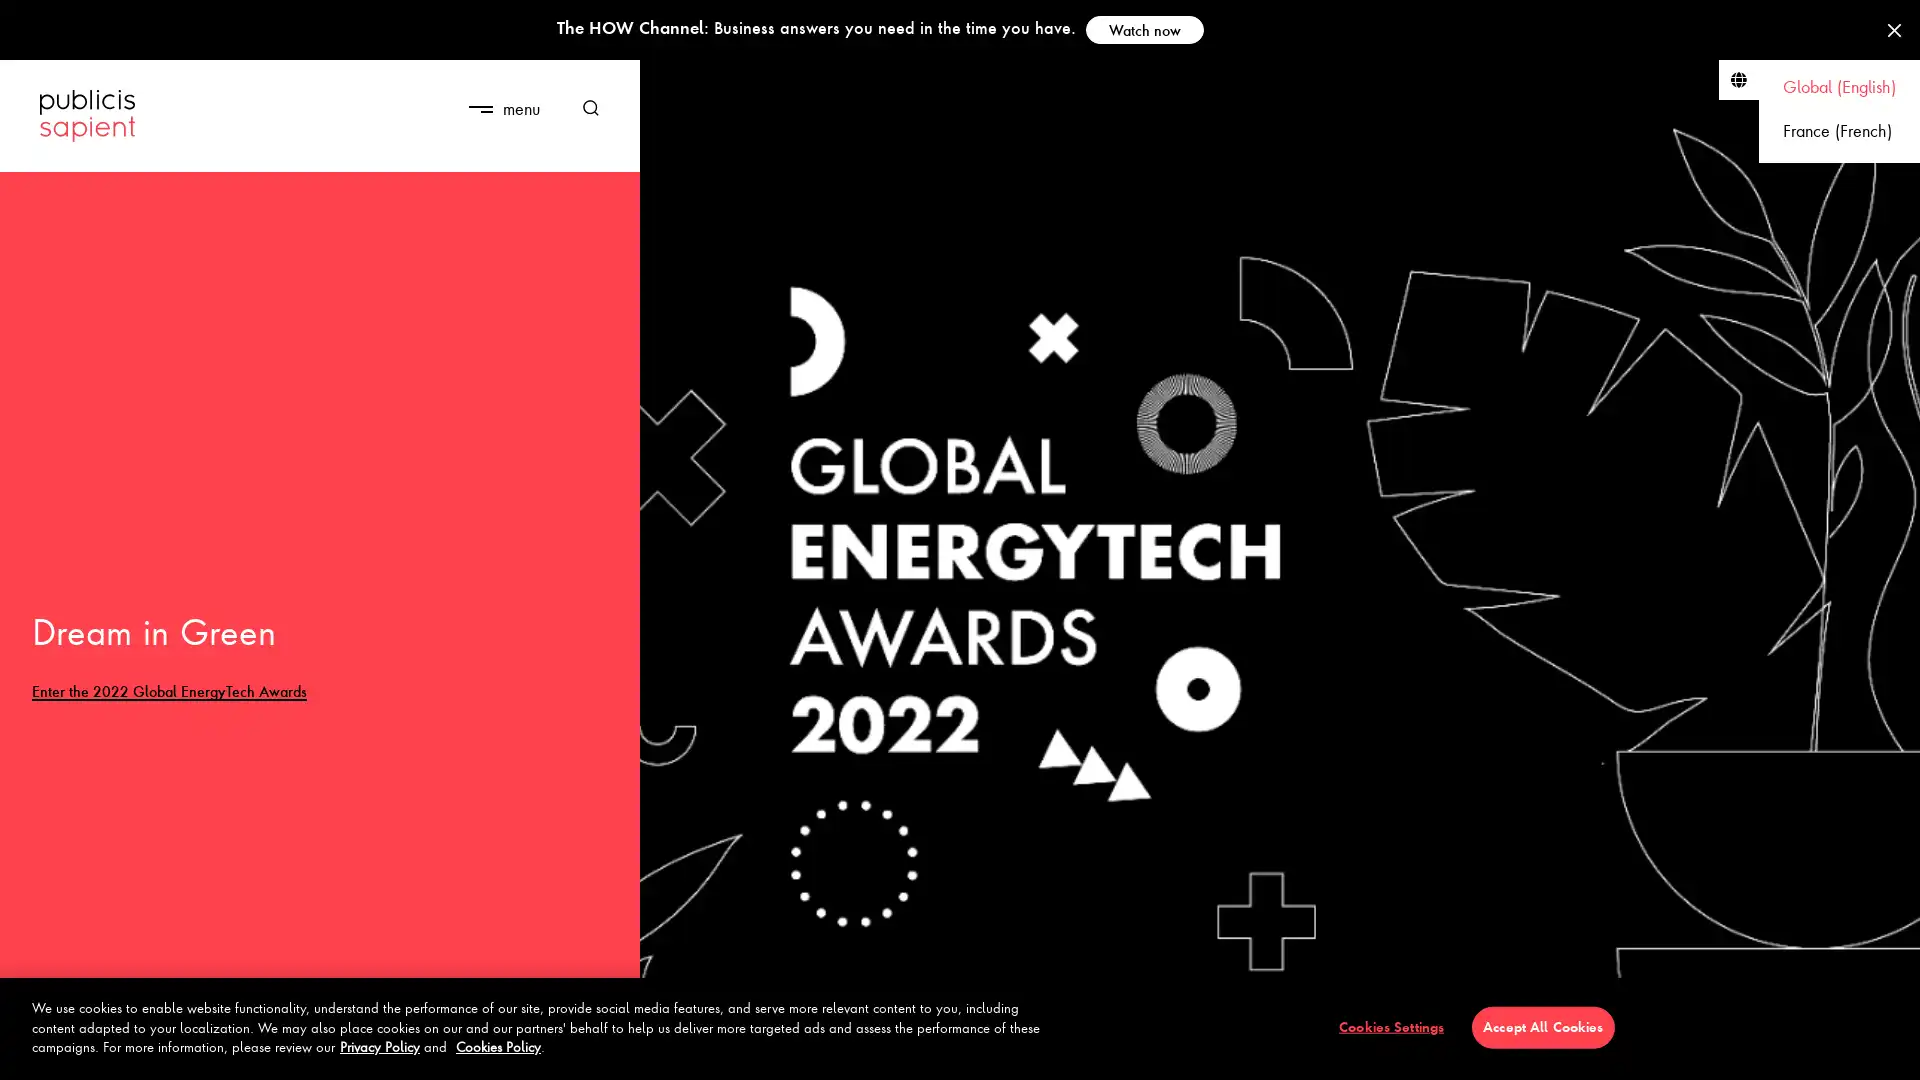 The width and height of the screenshot is (1920, 1080). I want to click on Cookies Settings, so click(1390, 1026).